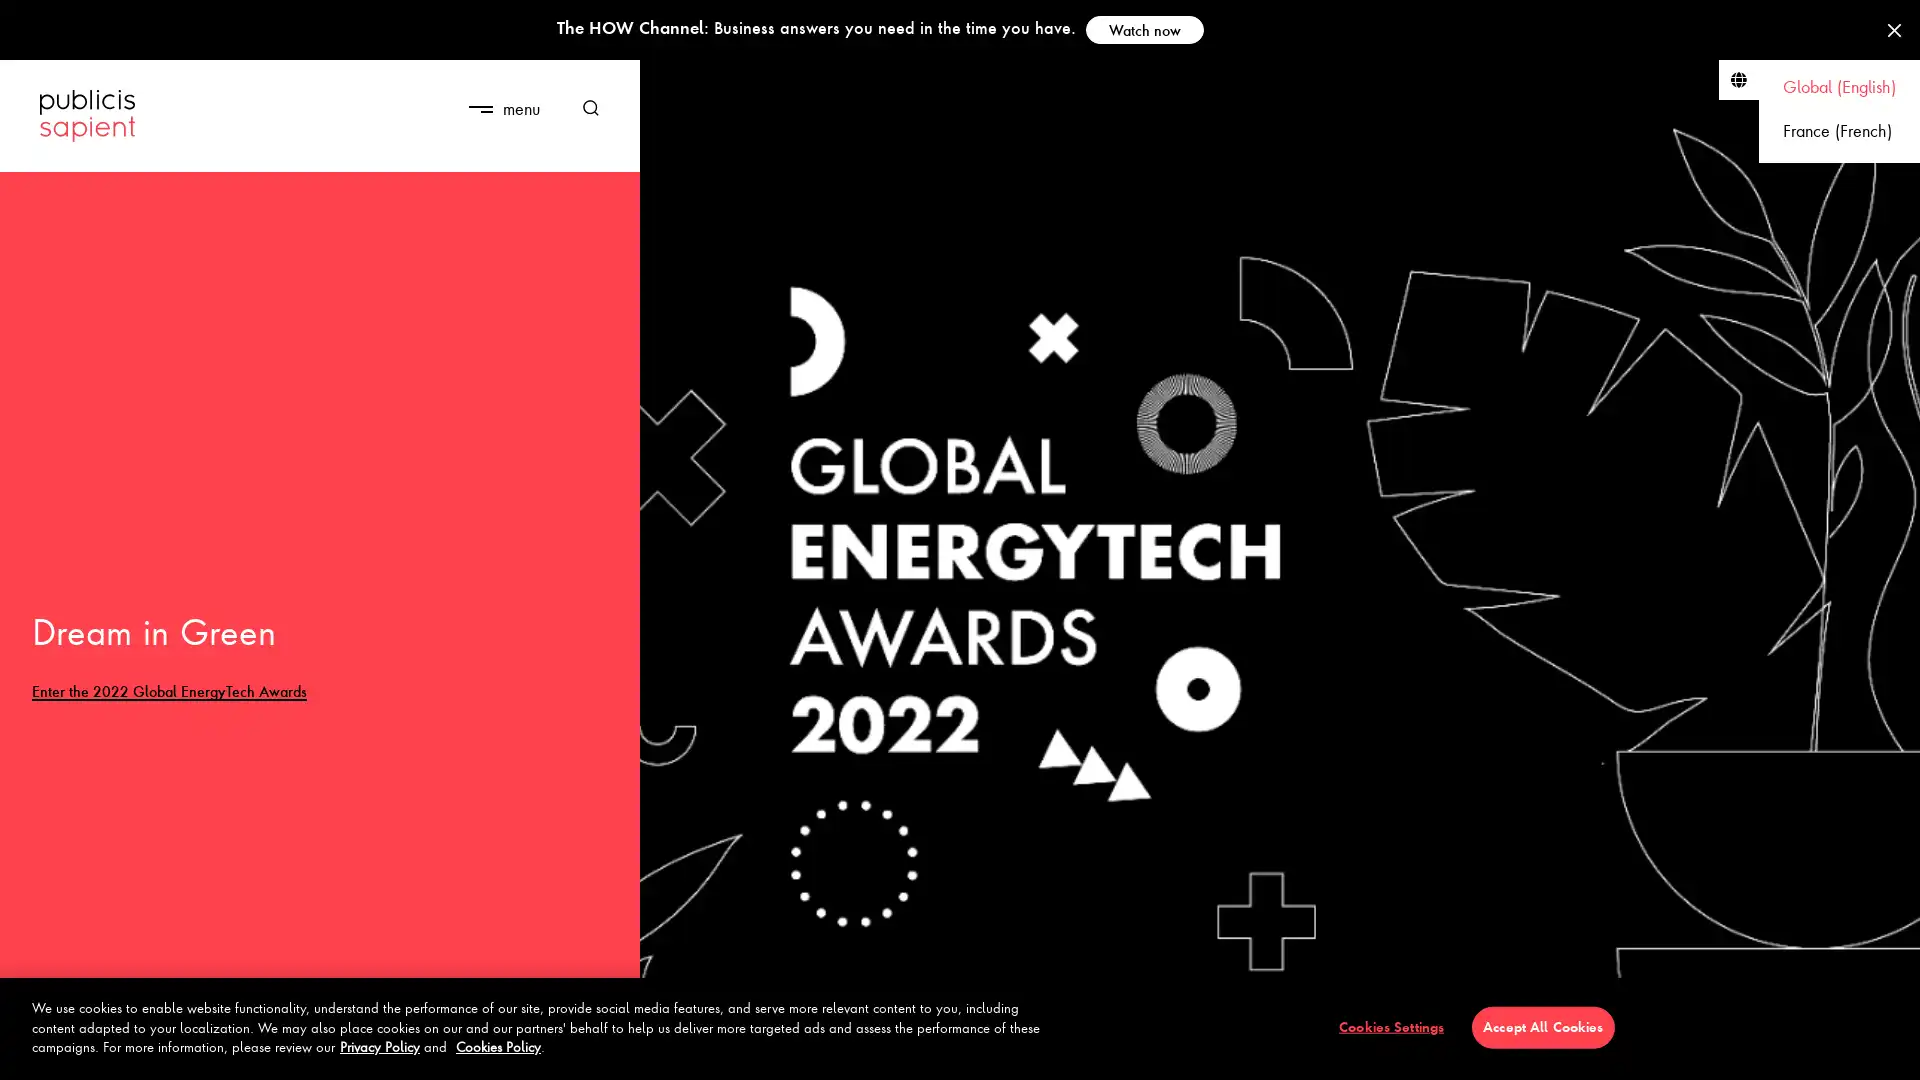 The width and height of the screenshot is (1920, 1080). I want to click on Cookies Settings, so click(1390, 1026).